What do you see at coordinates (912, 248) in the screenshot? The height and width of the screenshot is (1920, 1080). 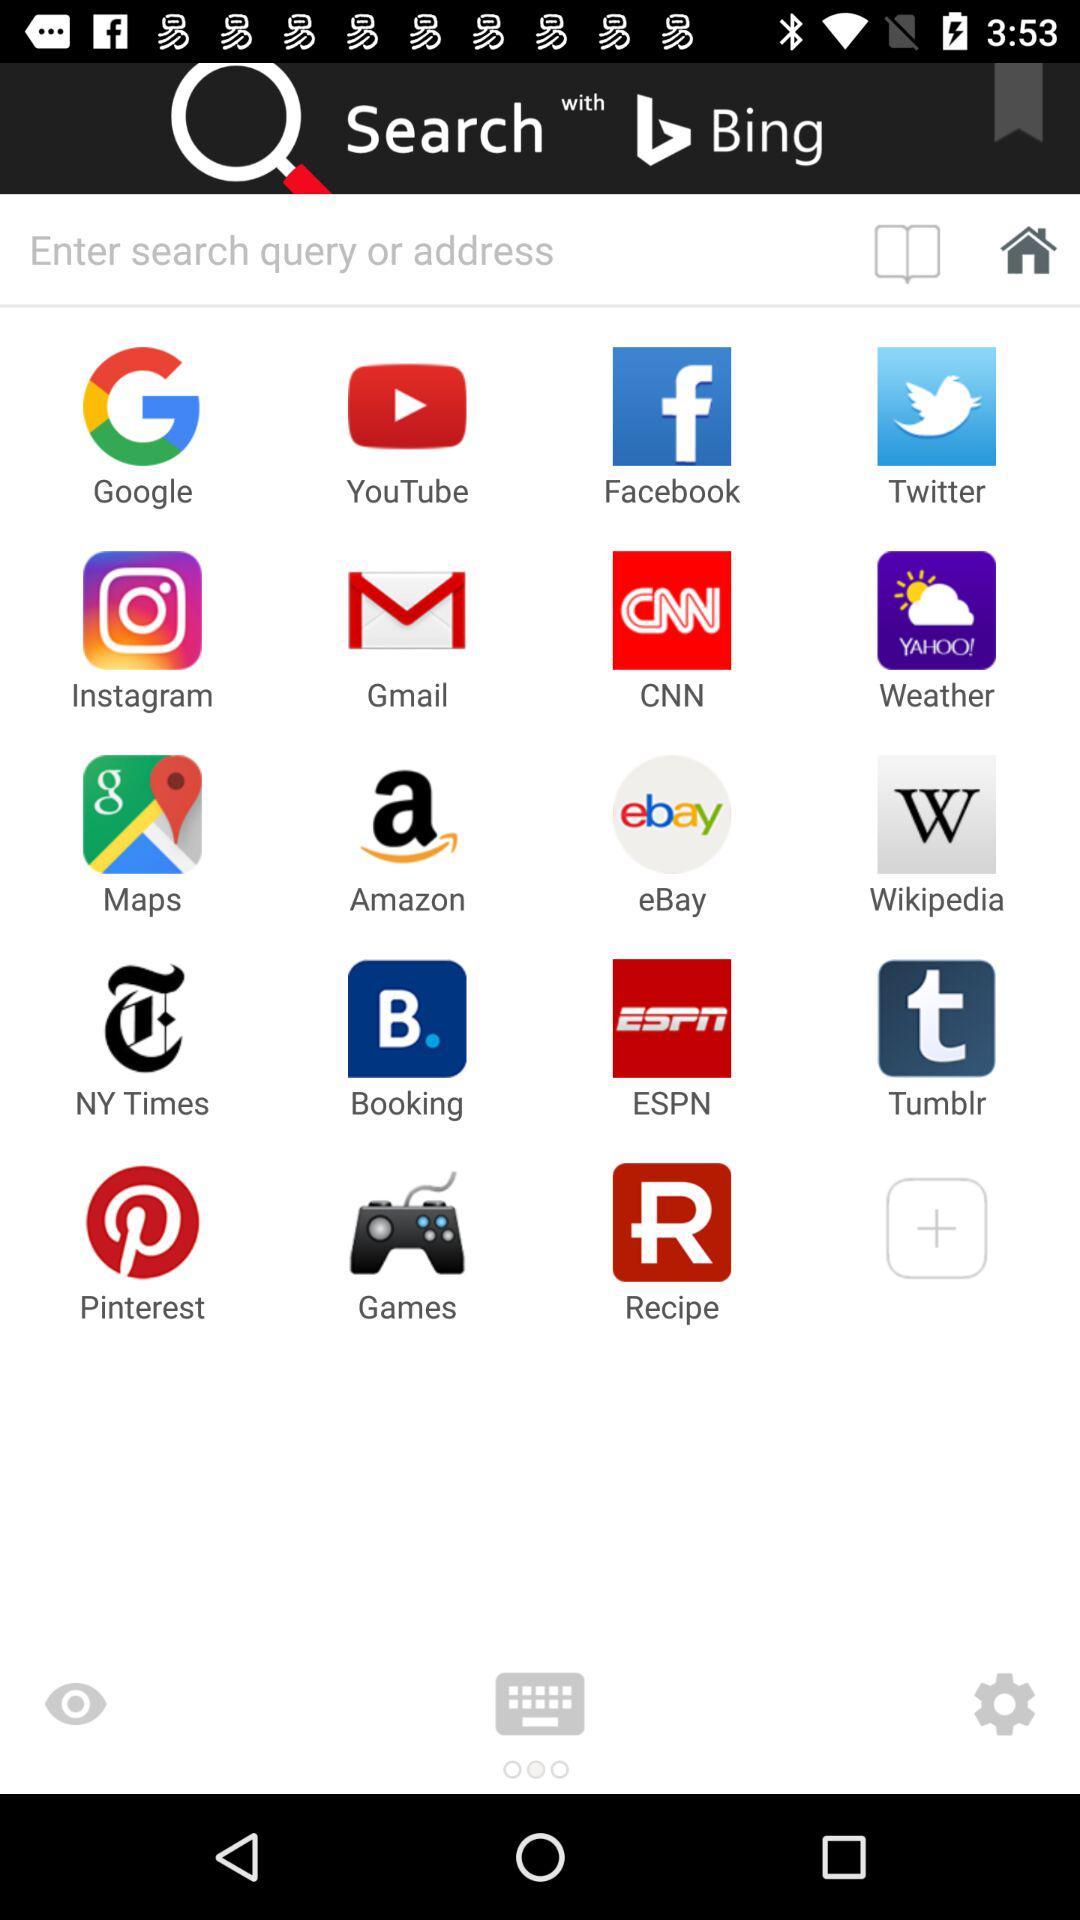 I see `open bookmark` at bounding box center [912, 248].